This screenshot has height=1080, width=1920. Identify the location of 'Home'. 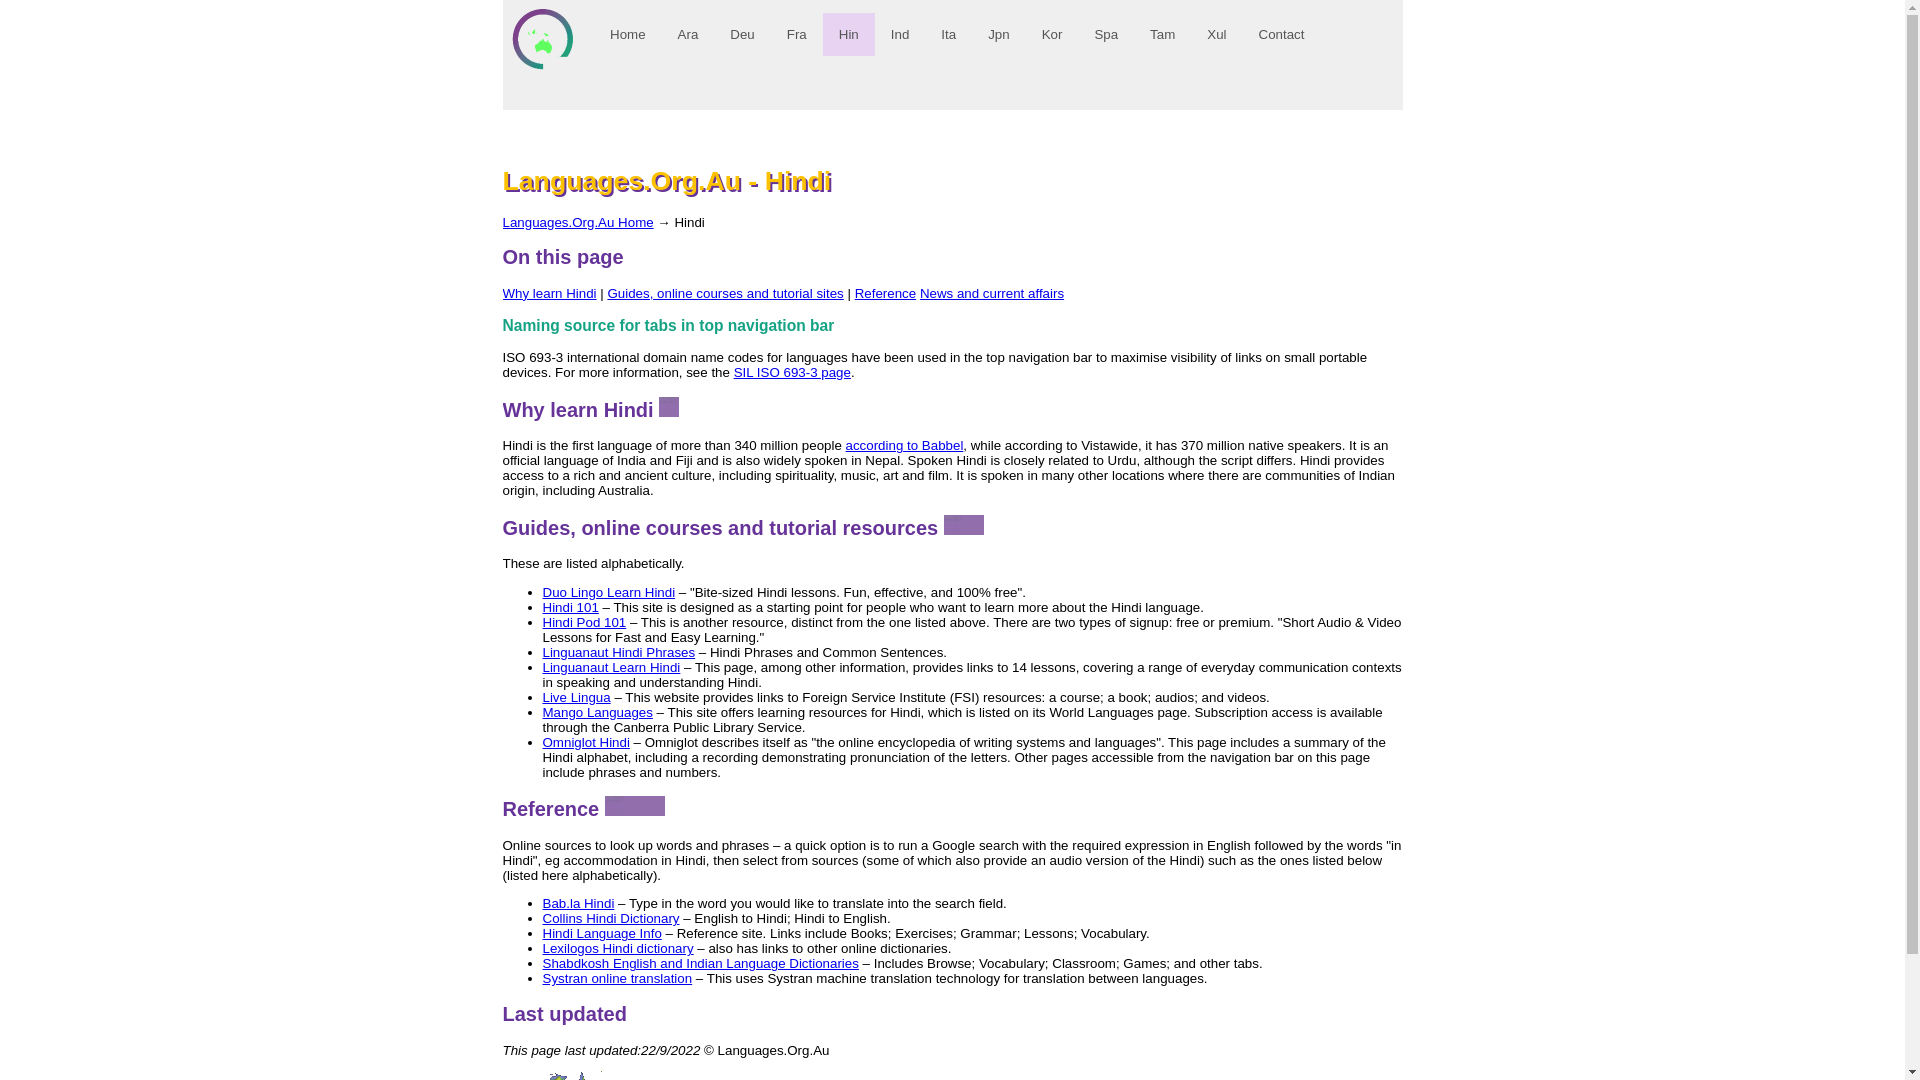
(627, 34).